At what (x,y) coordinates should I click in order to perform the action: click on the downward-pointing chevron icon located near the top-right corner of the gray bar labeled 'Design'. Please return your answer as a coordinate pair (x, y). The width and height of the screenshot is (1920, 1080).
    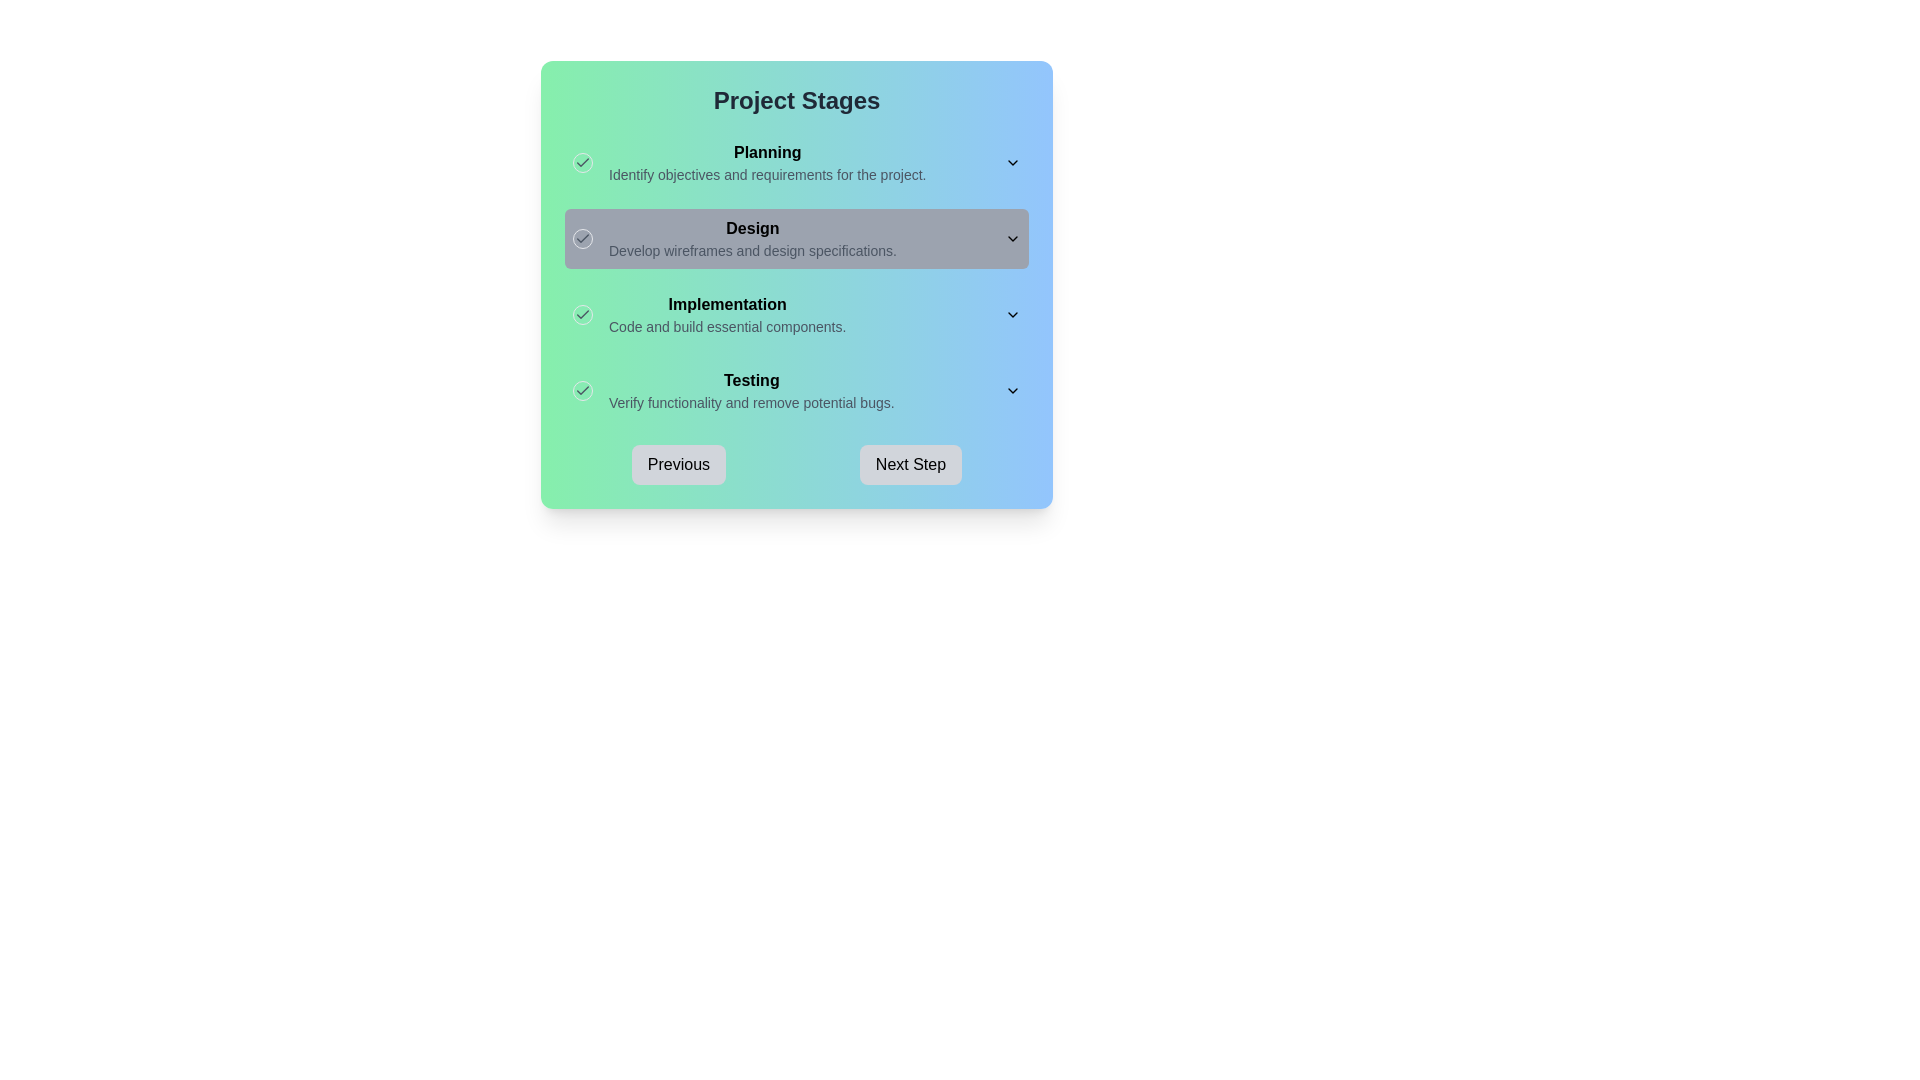
    Looking at the image, I should click on (1012, 238).